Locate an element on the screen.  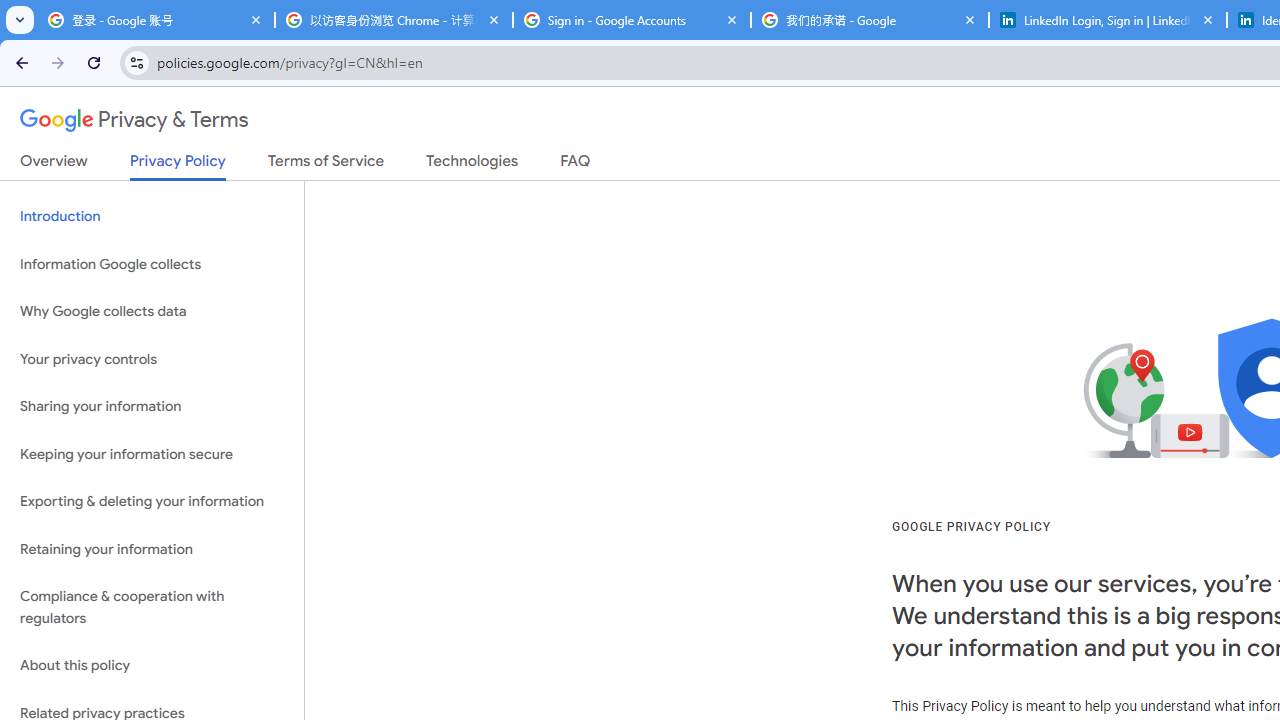
'Sign in - Google Accounts' is located at coordinates (631, 20).